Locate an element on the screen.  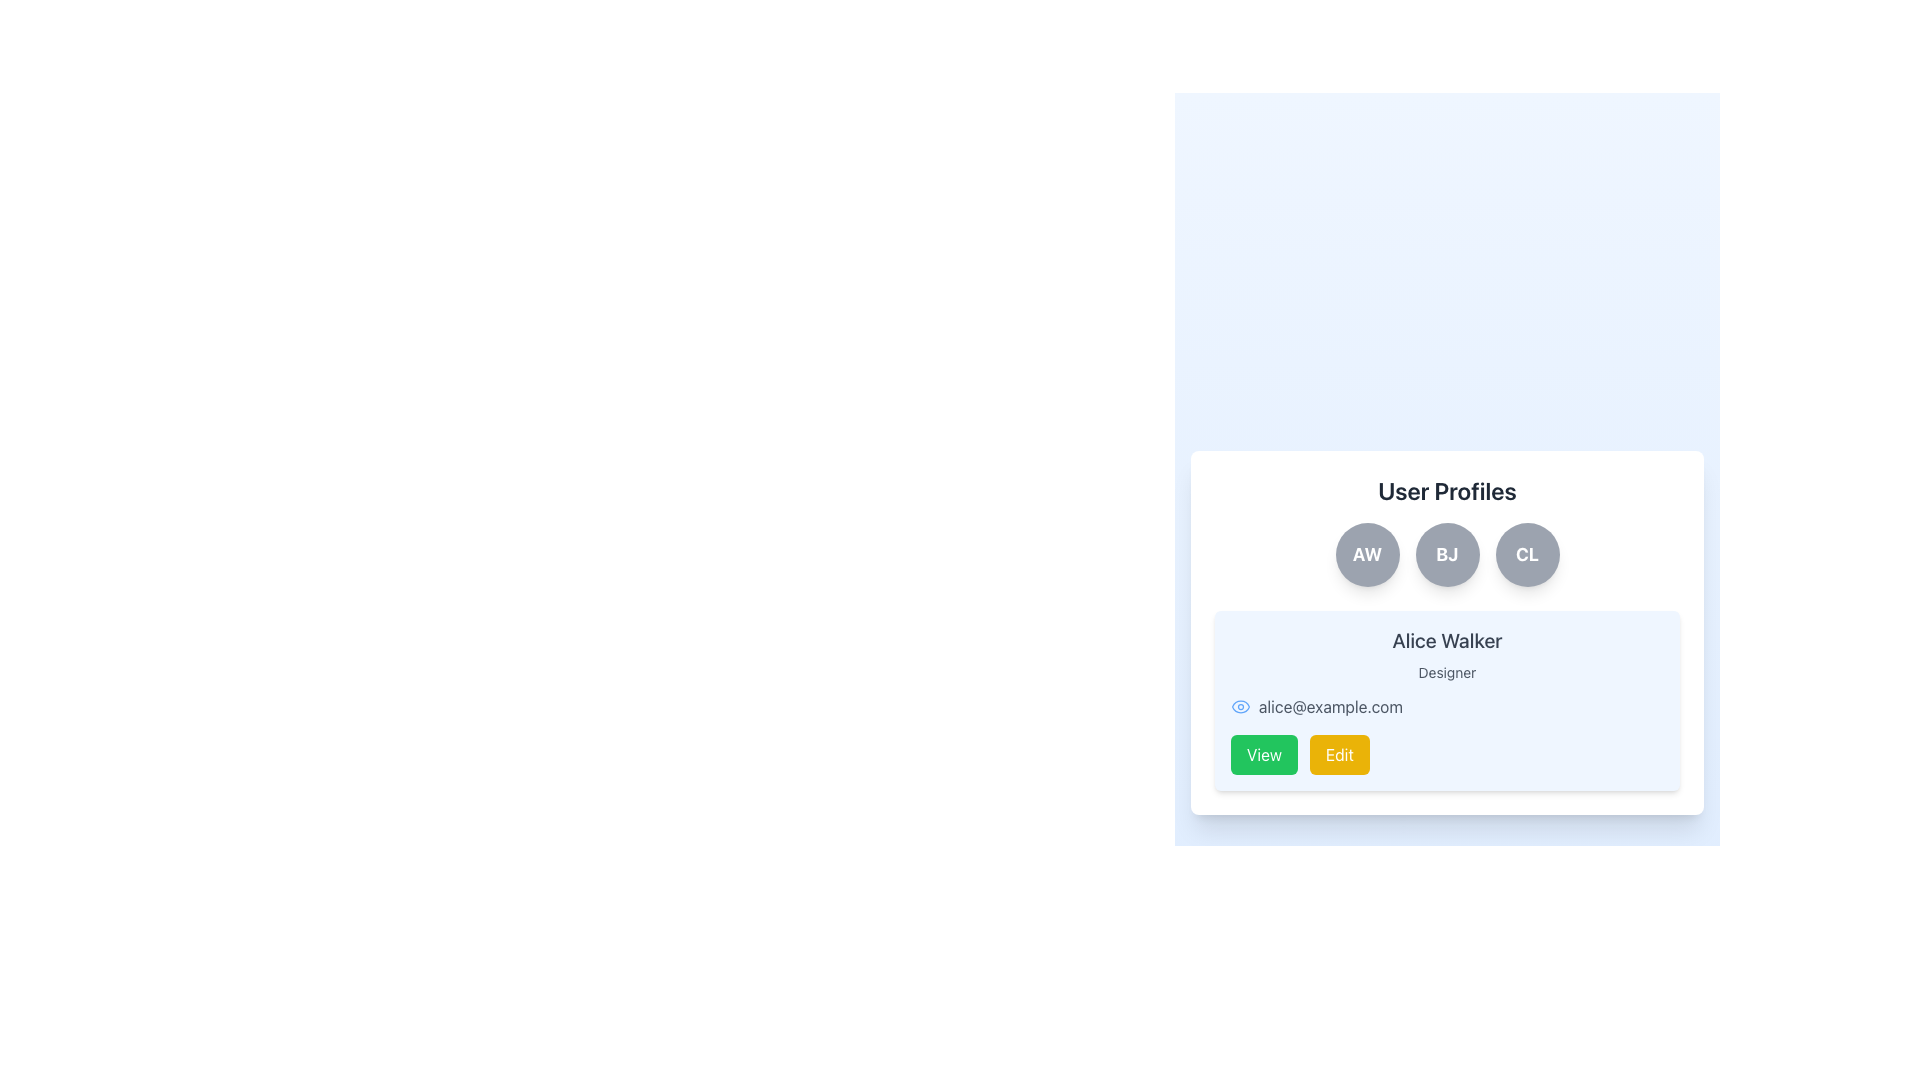
the 'Edit' button with a yellow background is located at coordinates (1339, 755).